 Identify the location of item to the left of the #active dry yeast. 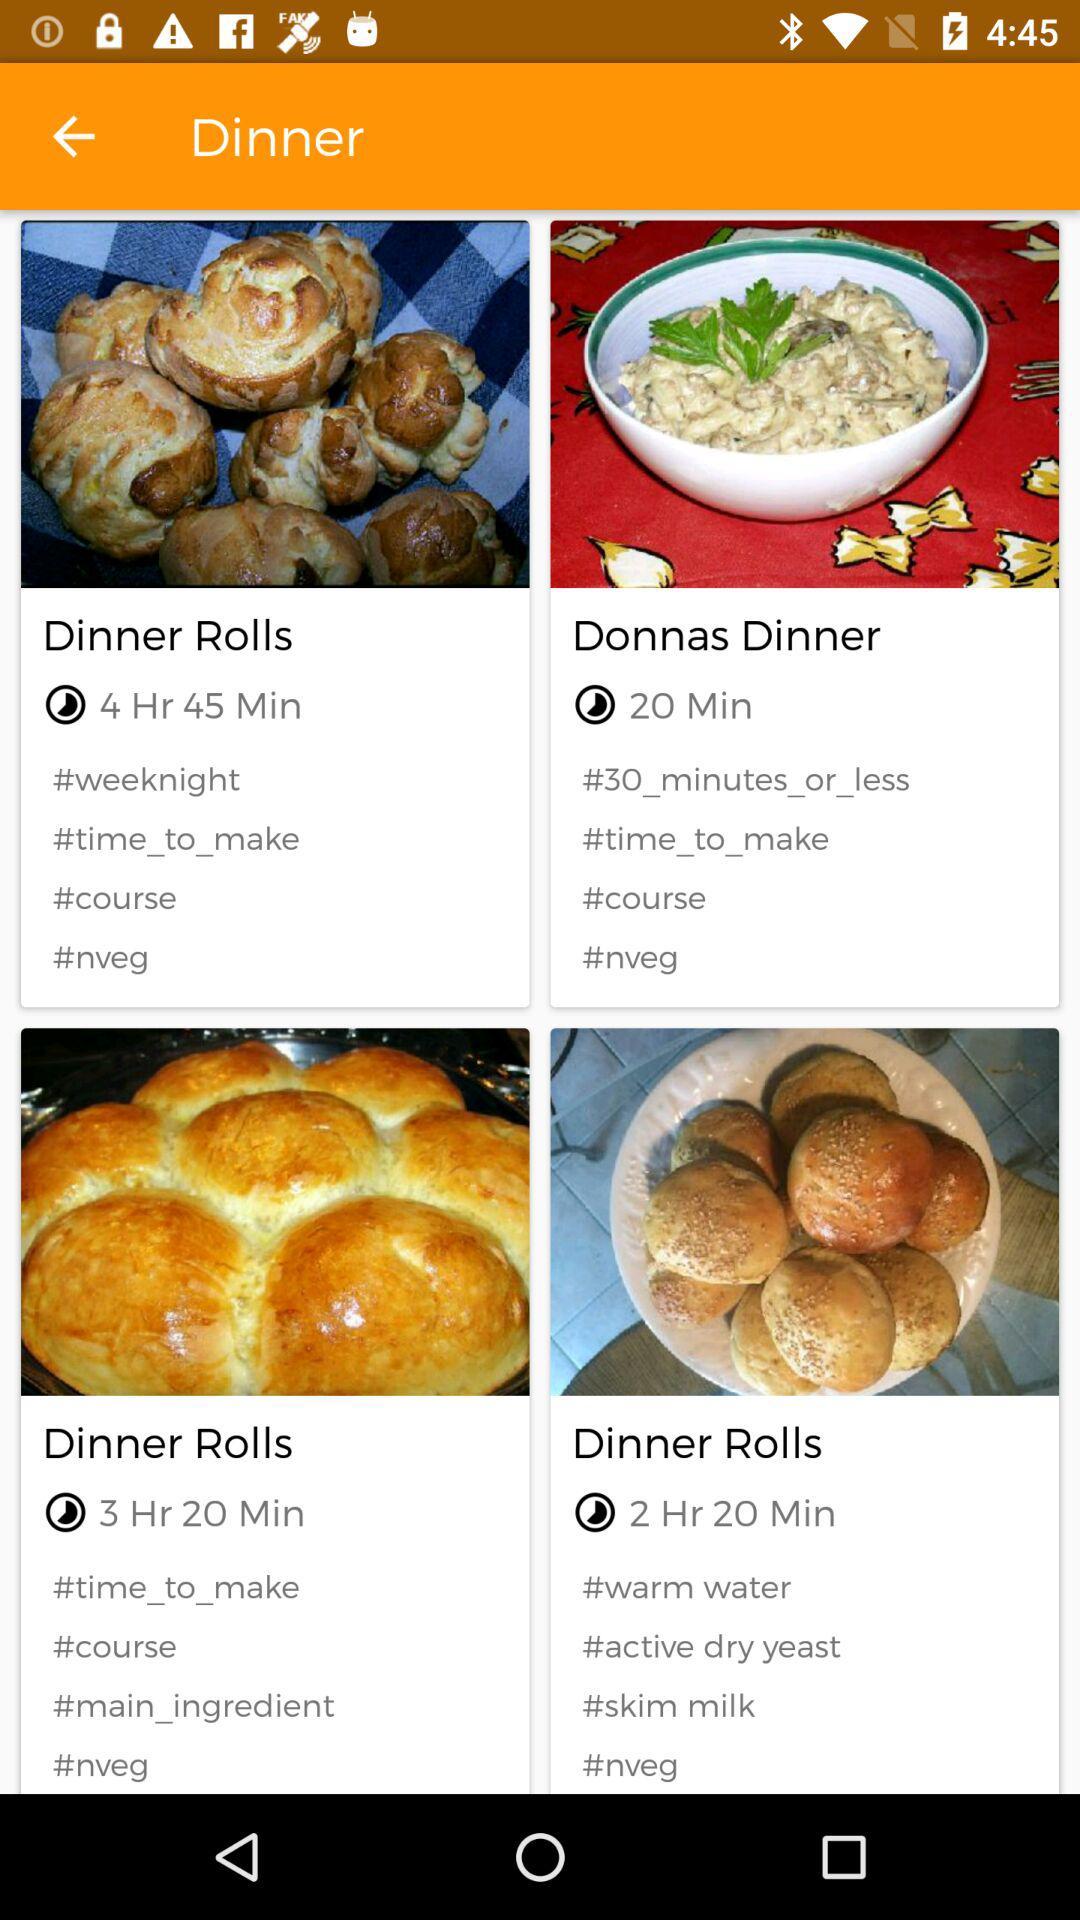
(275, 1704).